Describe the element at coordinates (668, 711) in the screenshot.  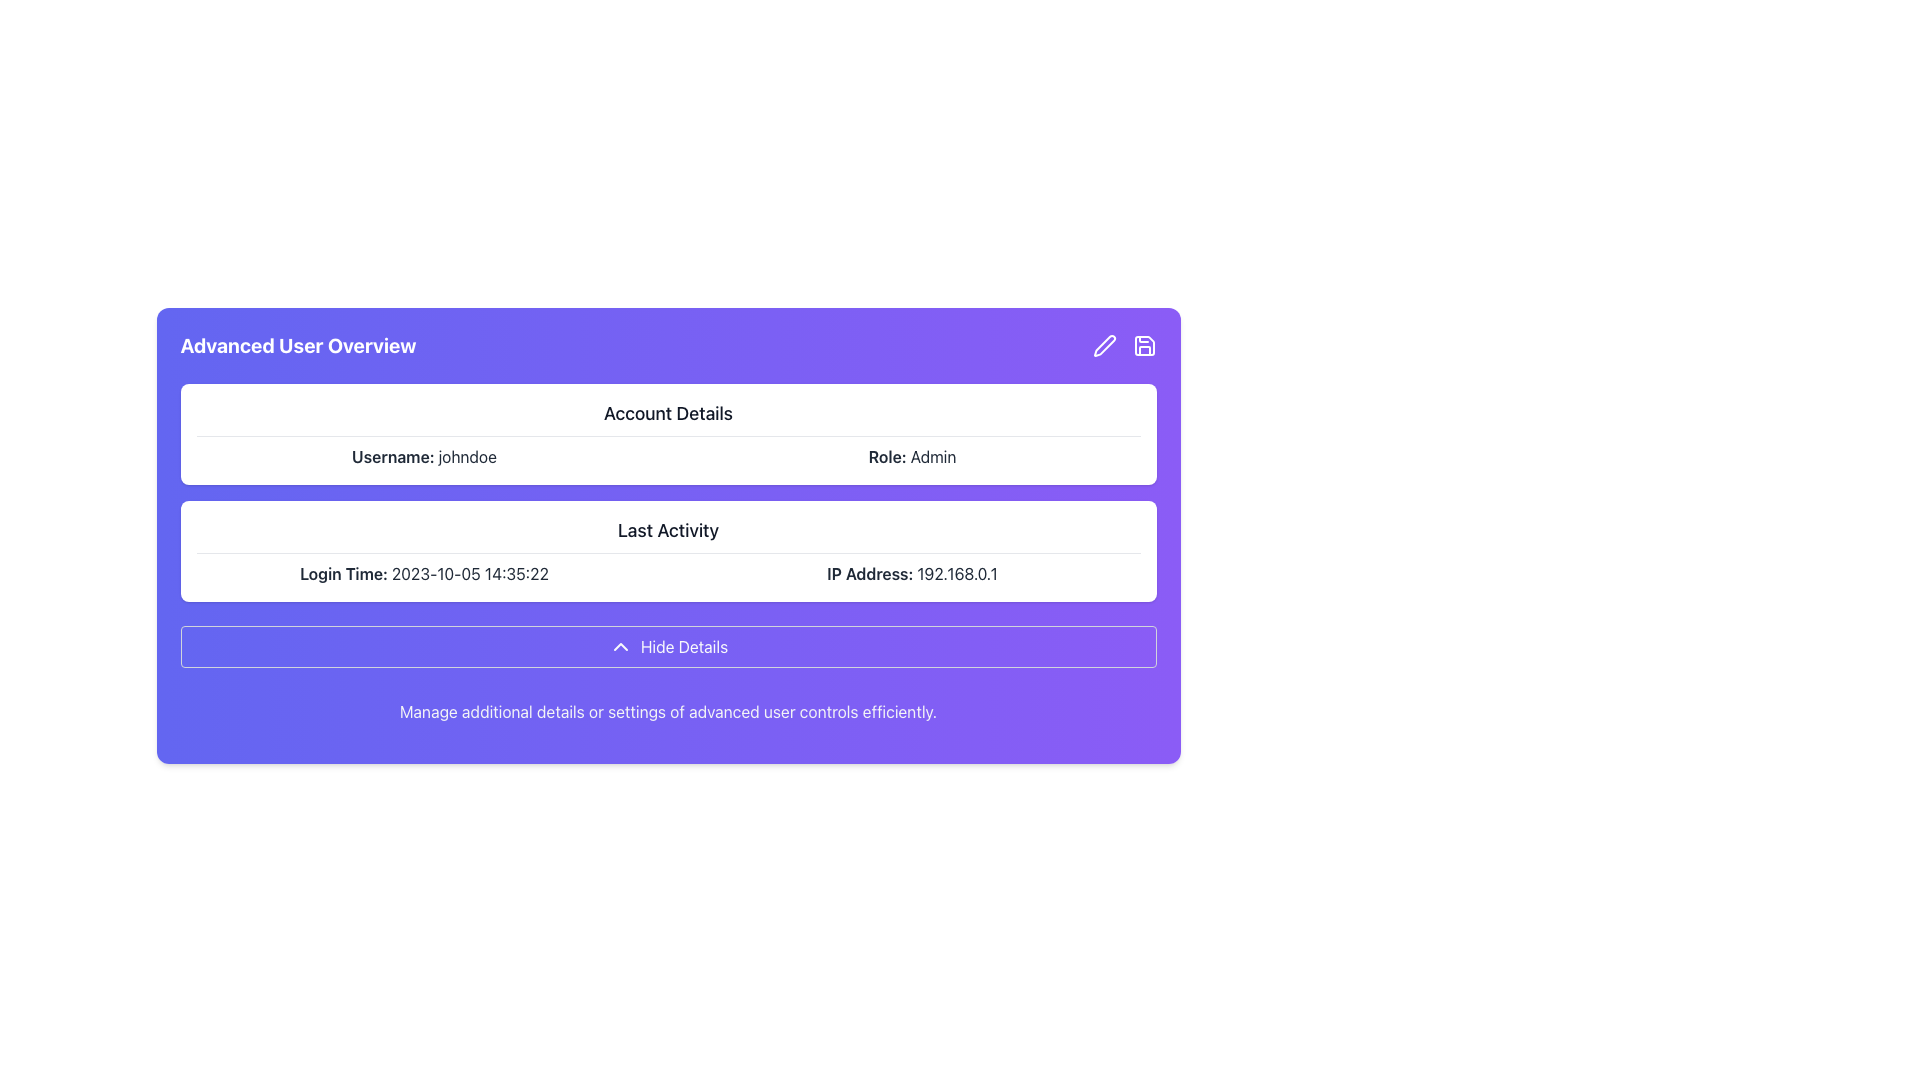
I see `the Informational Text located below the 'Hide Details' button in the 'Advanced User Overview' section` at that location.